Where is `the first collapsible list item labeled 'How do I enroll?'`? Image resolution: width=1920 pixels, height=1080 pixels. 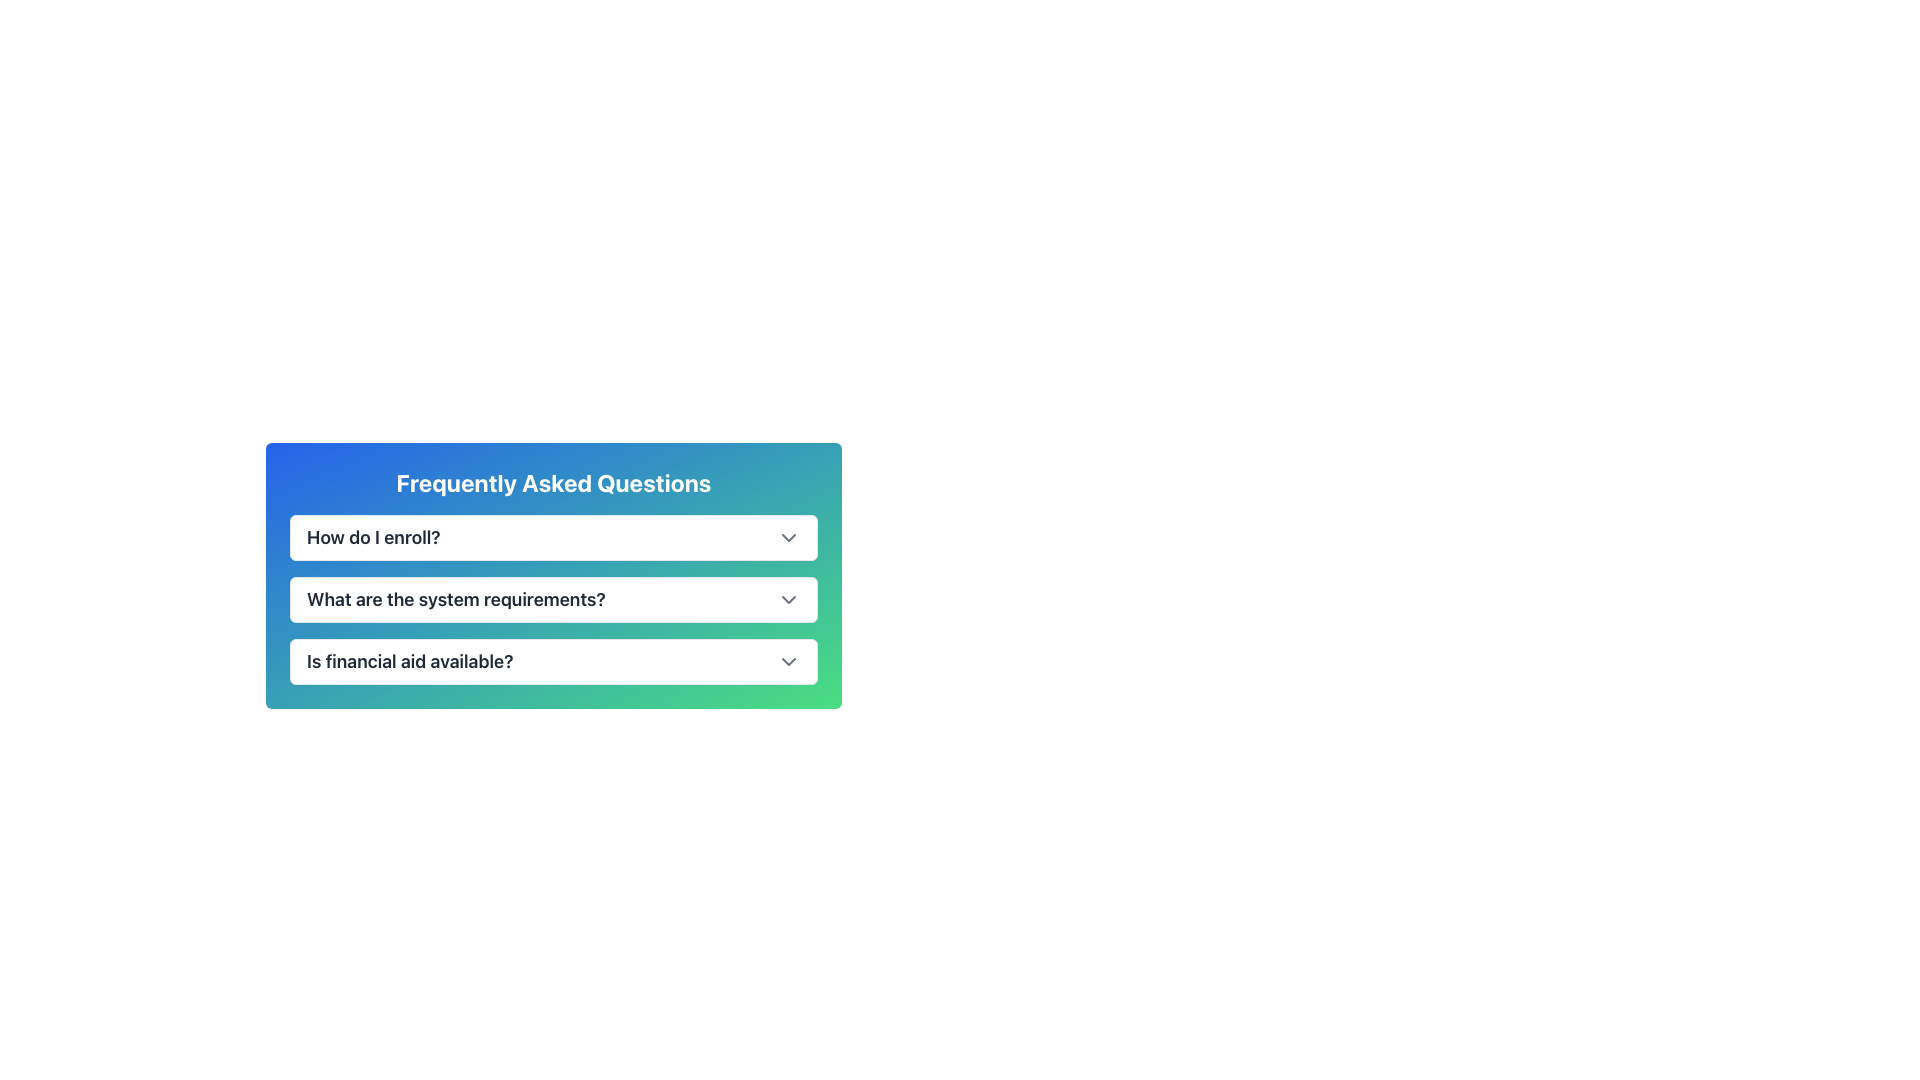 the first collapsible list item labeled 'How do I enroll?' is located at coordinates (553, 536).